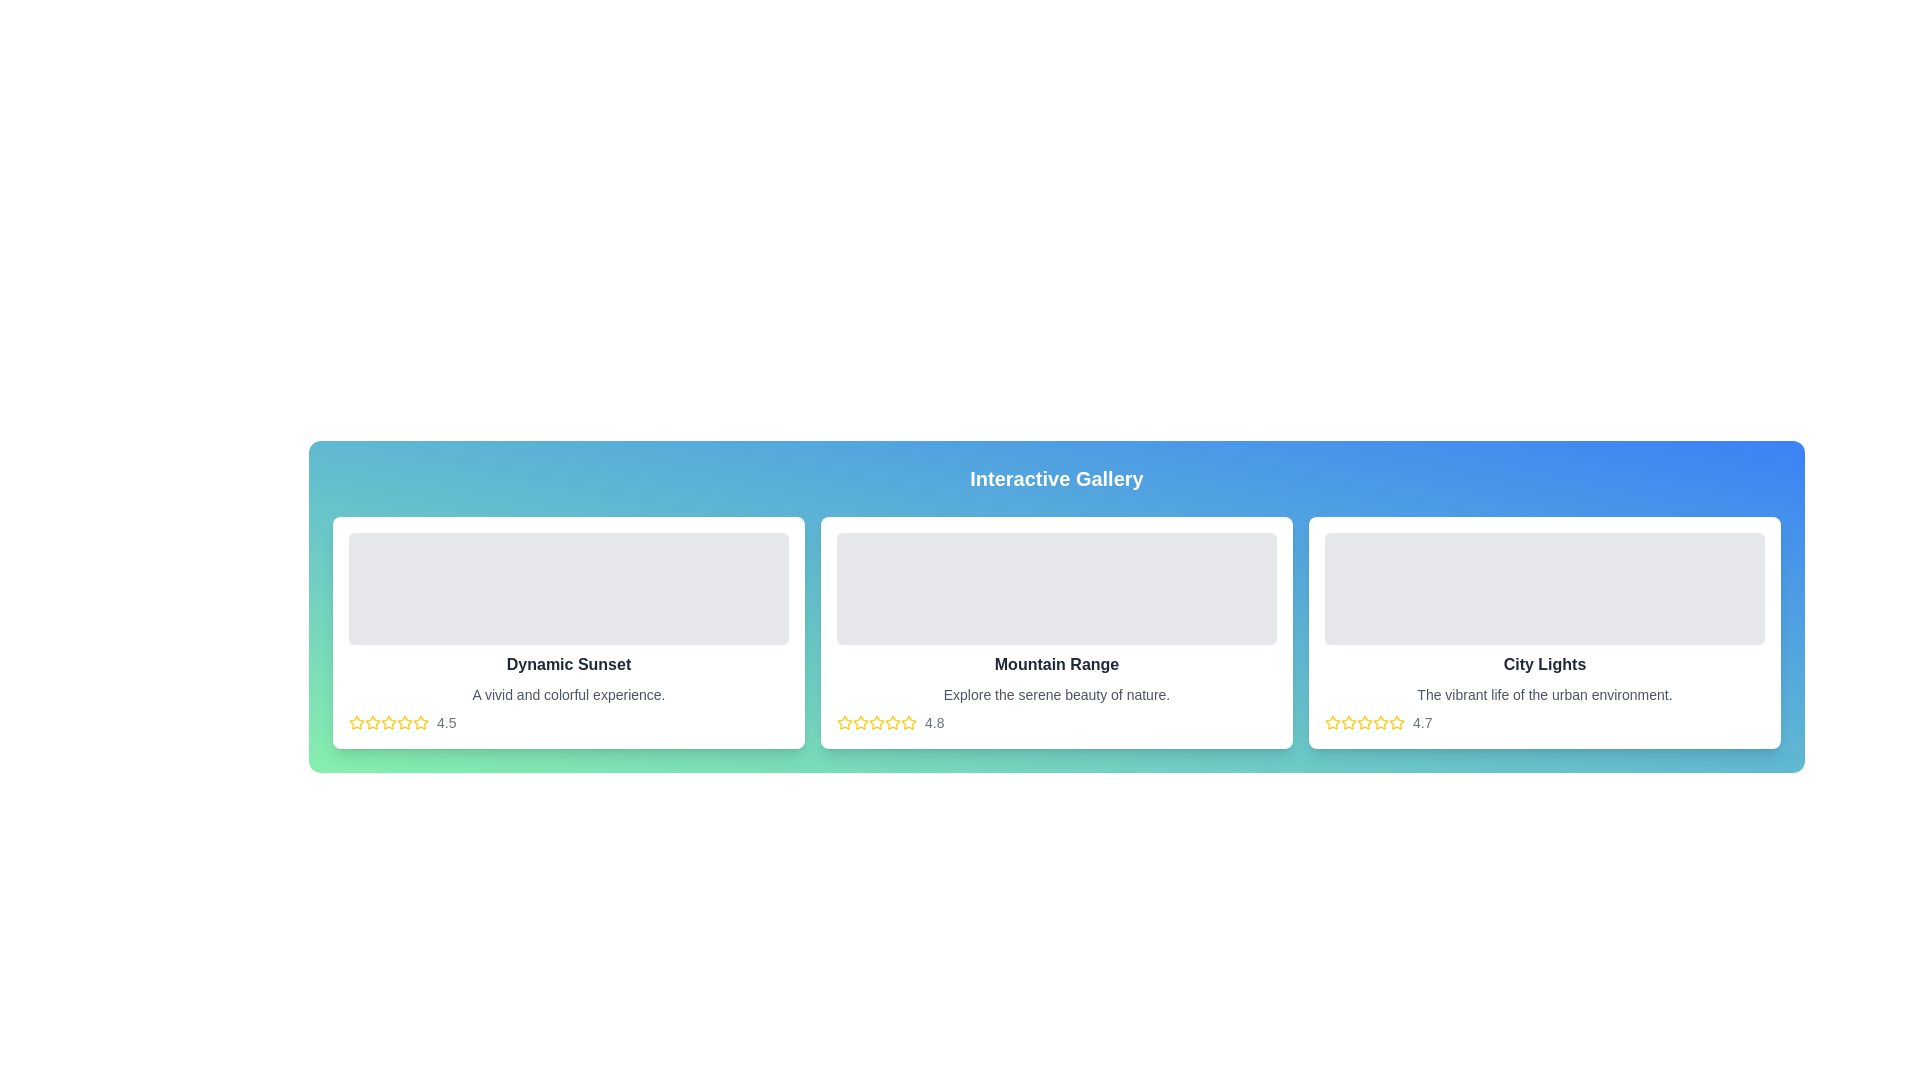 The width and height of the screenshot is (1920, 1080). What do you see at coordinates (1055, 588) in the screenshot?
I see `the grey-colored, rounded rectangular image placeholder located at the top center of the 'Mountain Range' section` at bounding box center [1055, 588].